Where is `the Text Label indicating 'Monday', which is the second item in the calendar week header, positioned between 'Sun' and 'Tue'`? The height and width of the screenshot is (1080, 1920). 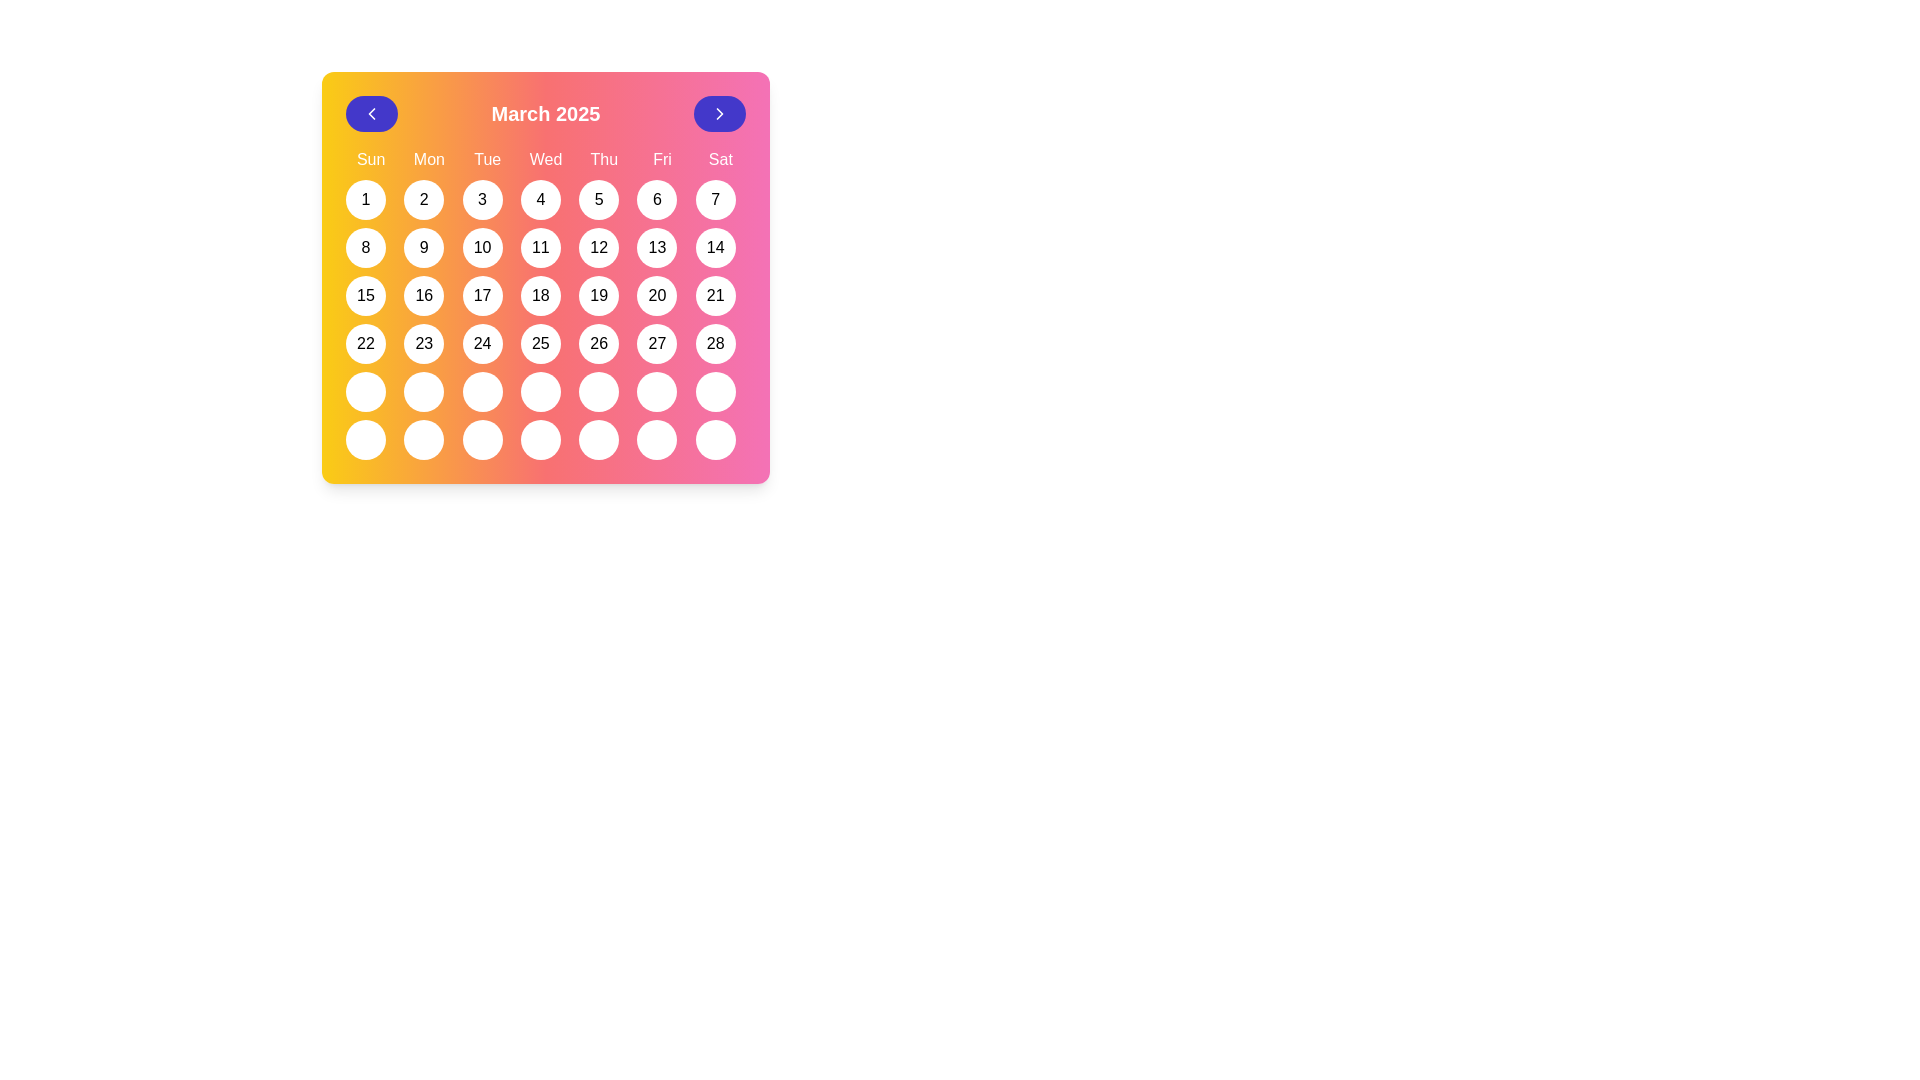
the Text Label indicating 'Monday', which is the second item in the calendar week header, positioned between 'Sun' and 'Tue' is located at coordinates (428, 158).